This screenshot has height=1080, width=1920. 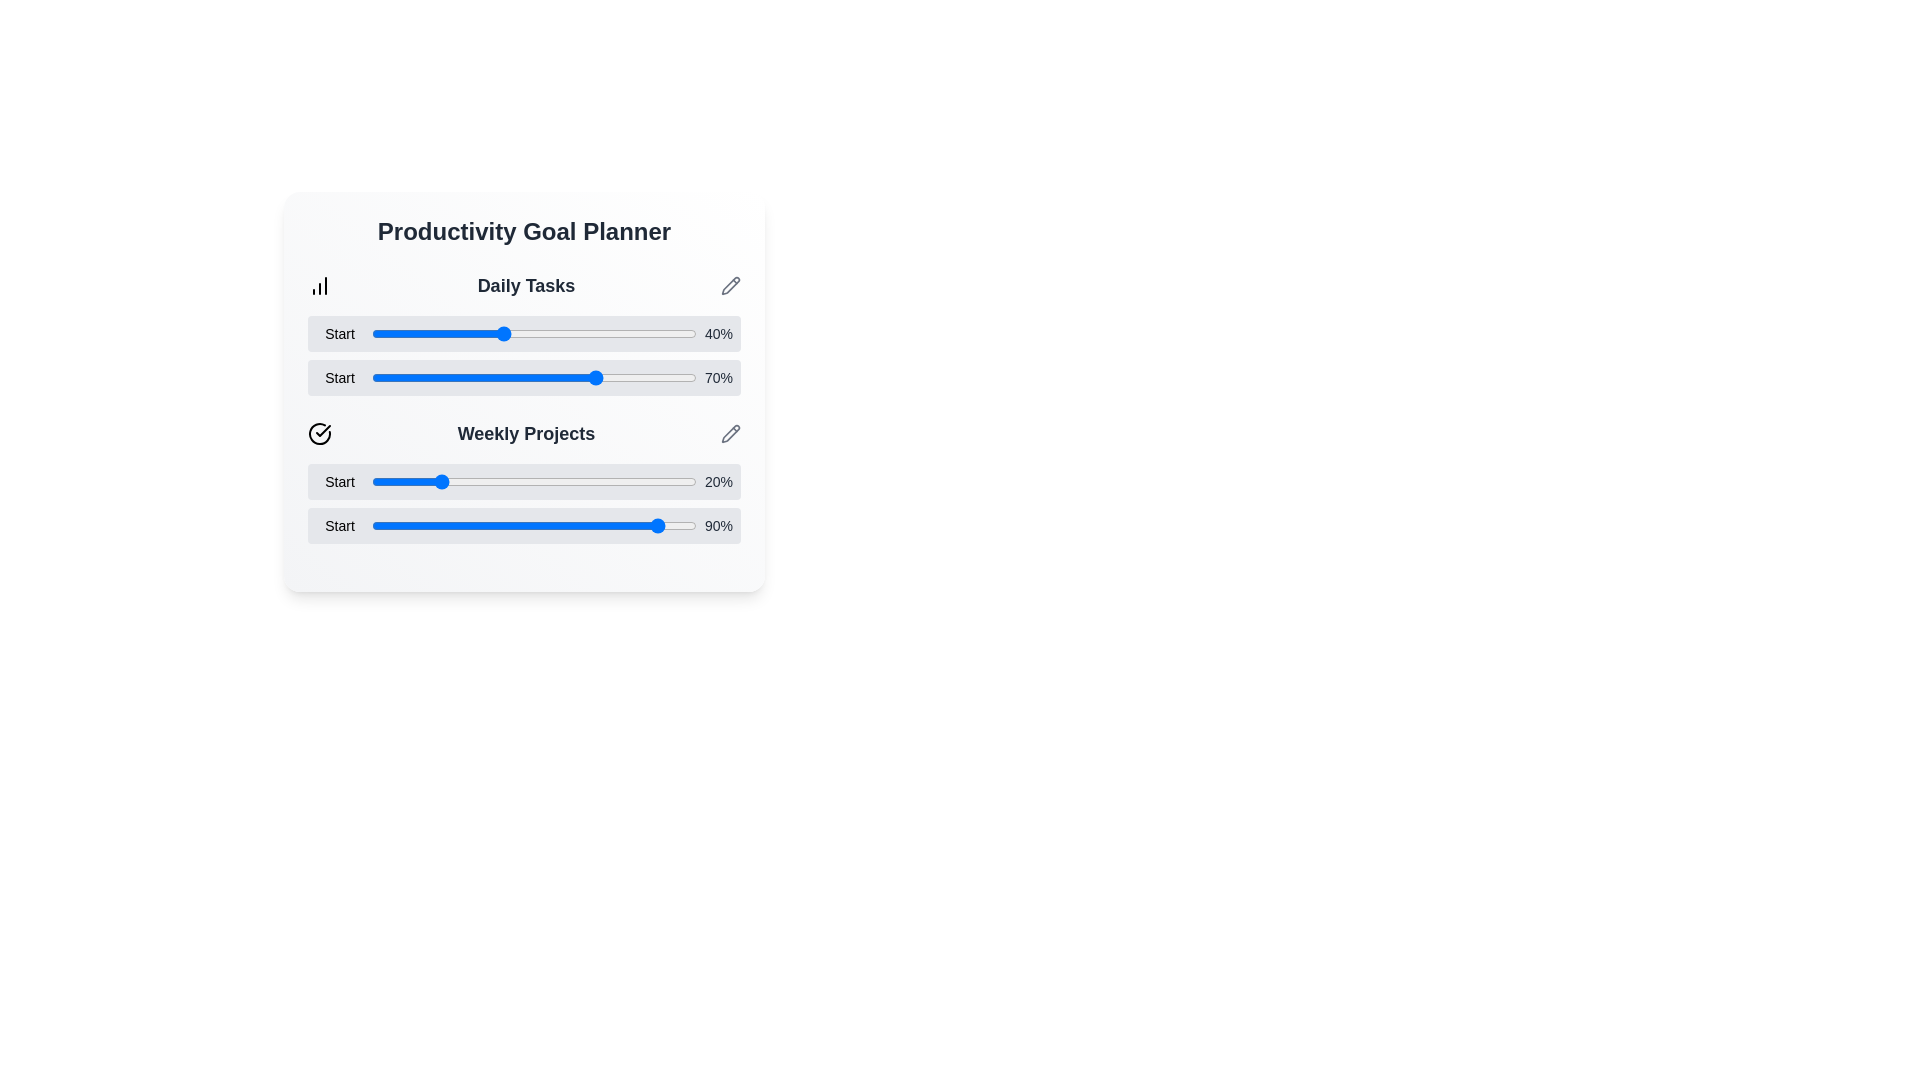 What do you see at coordinates (524, 285) in the screenshot?
I see `the title and icon of the goal "Daily Tasks"` at bounding box center [524, 285].